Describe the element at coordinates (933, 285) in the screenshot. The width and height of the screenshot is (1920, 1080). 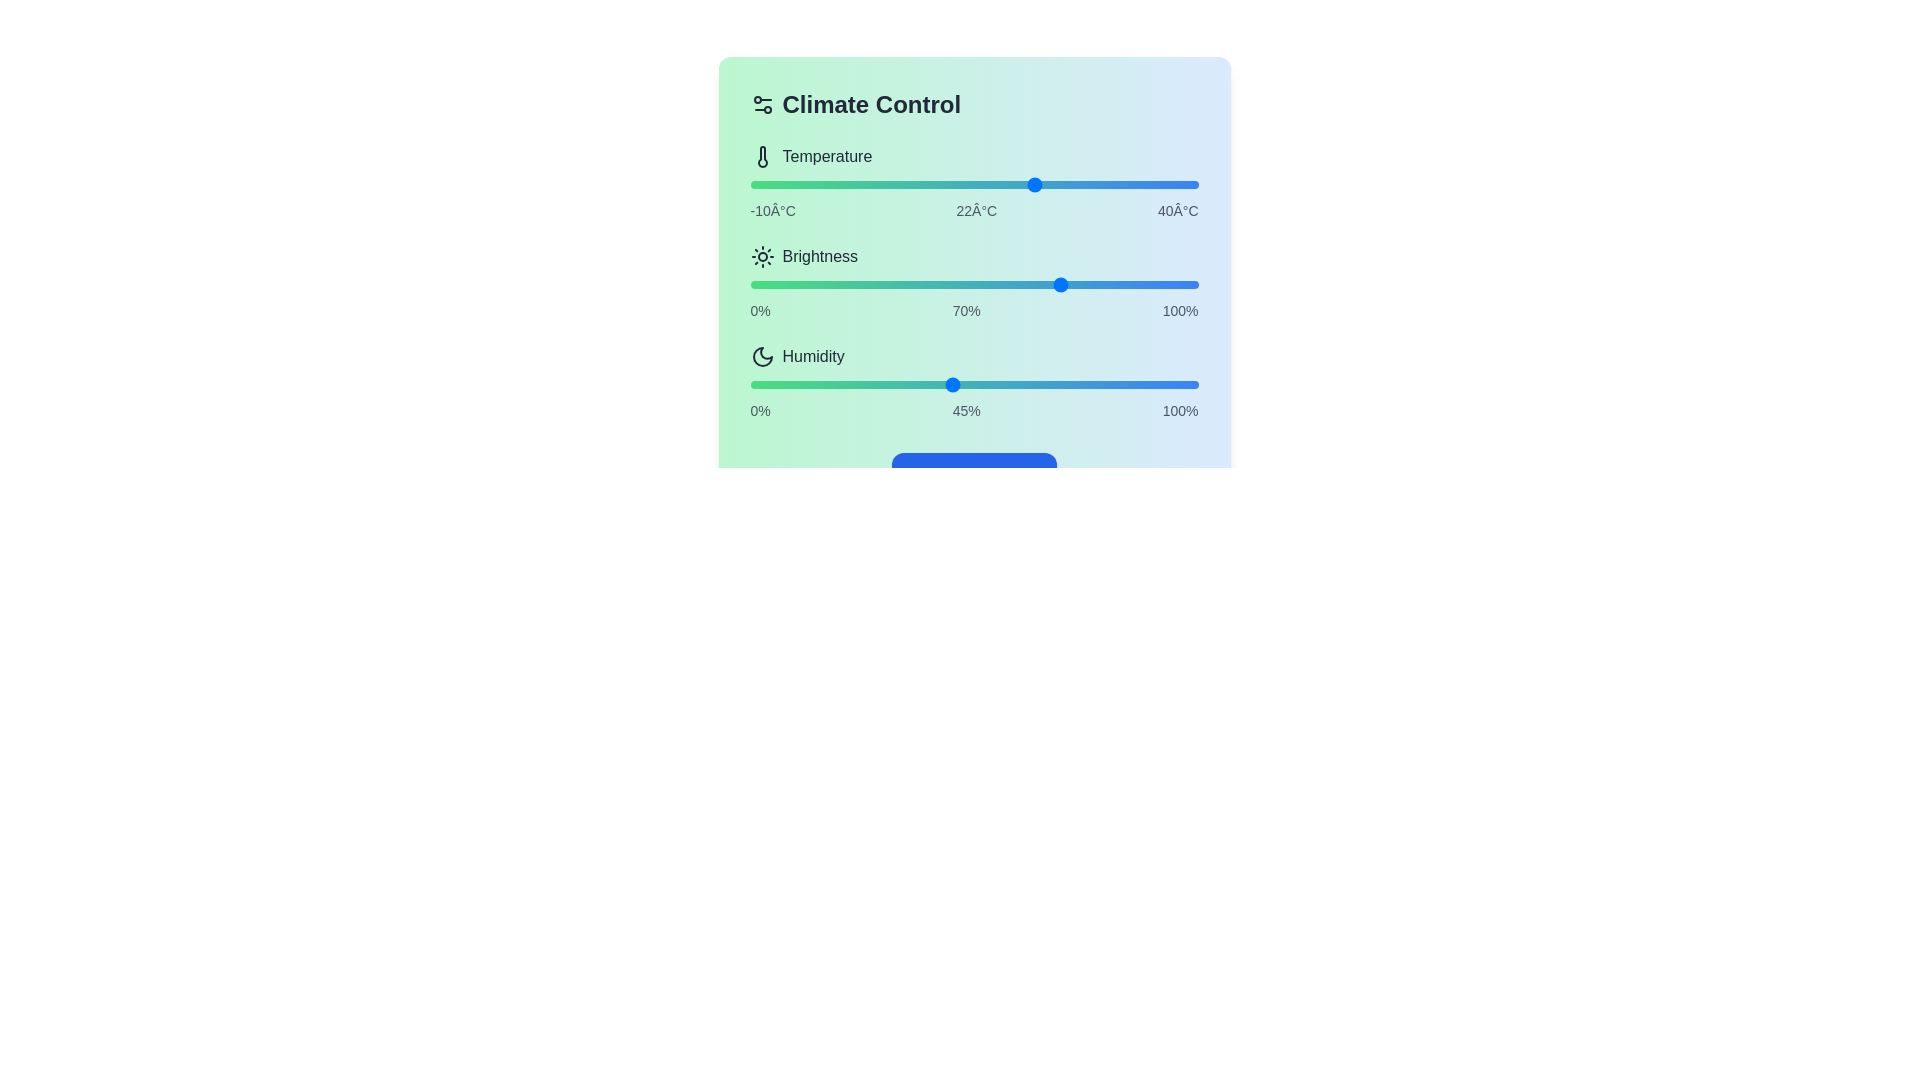
I see `the brightness` at that location.